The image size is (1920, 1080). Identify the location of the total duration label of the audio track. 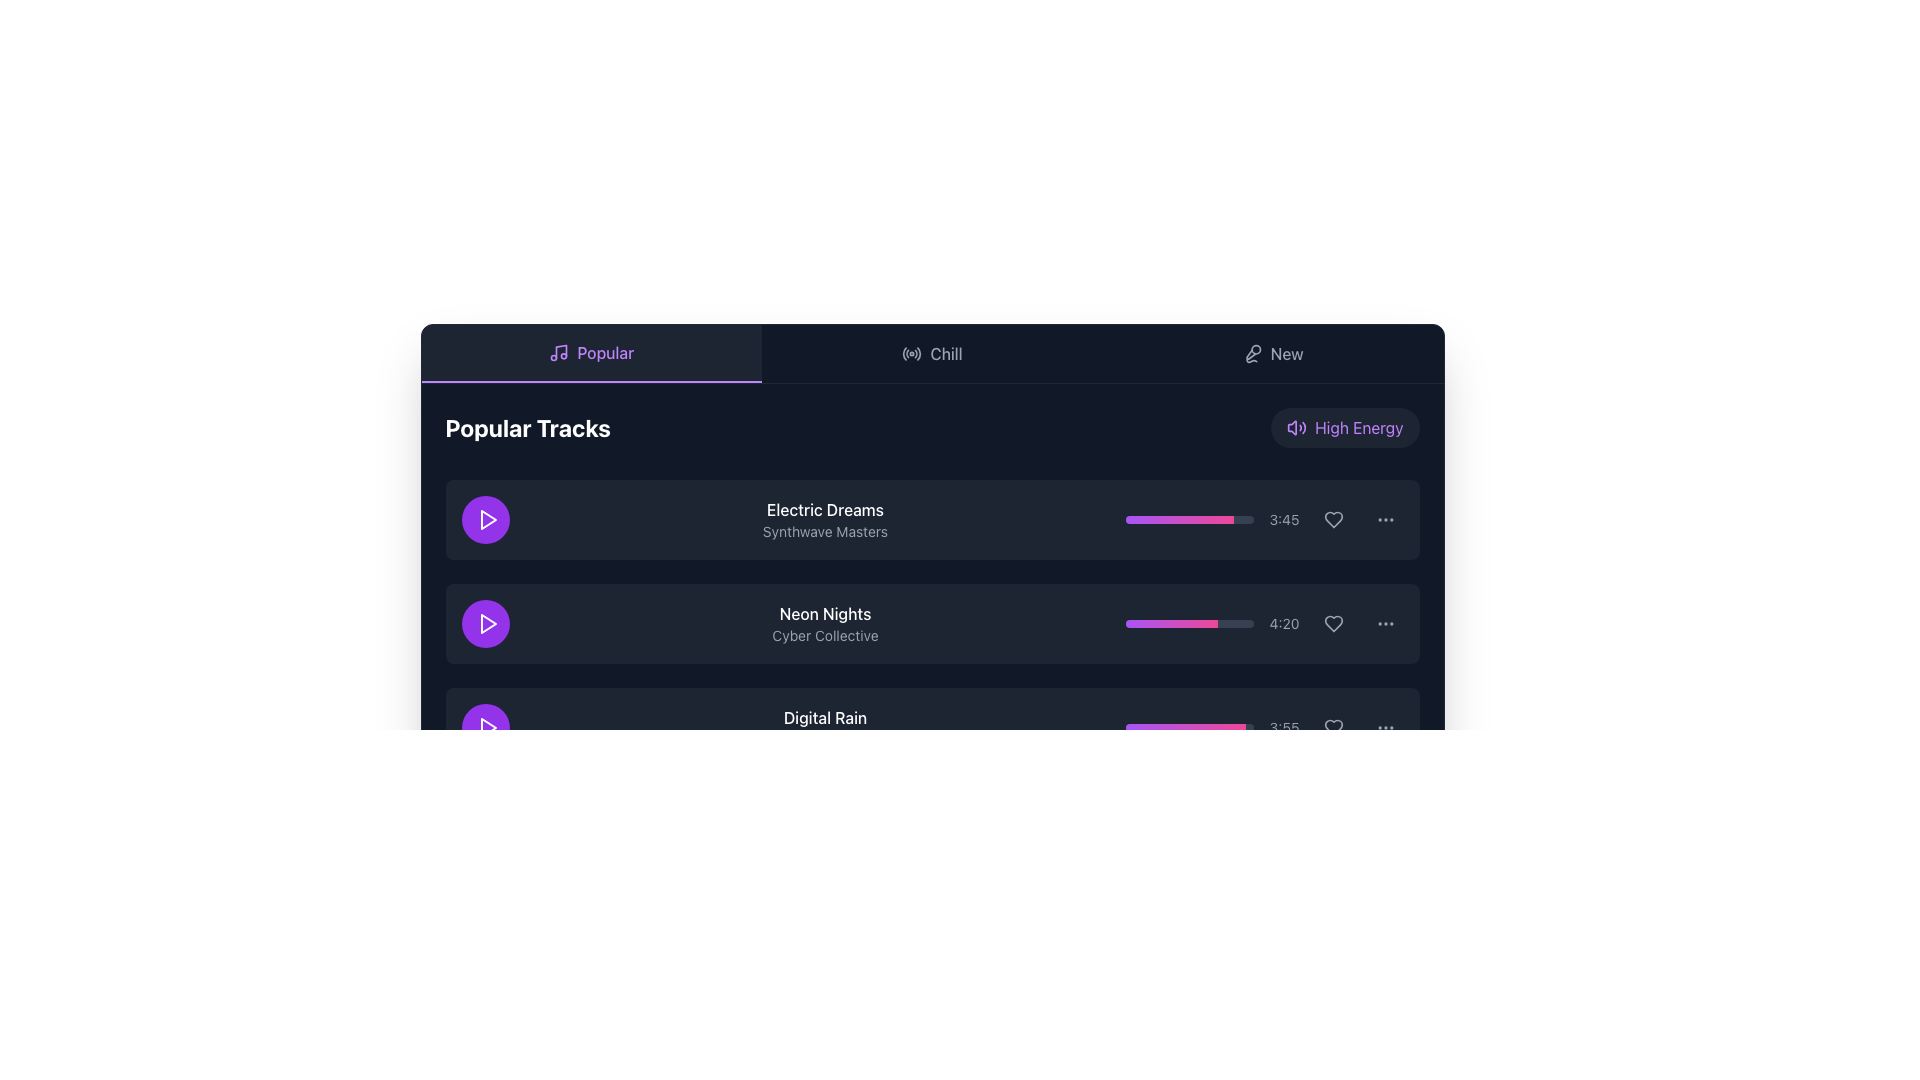
(1284, 519).